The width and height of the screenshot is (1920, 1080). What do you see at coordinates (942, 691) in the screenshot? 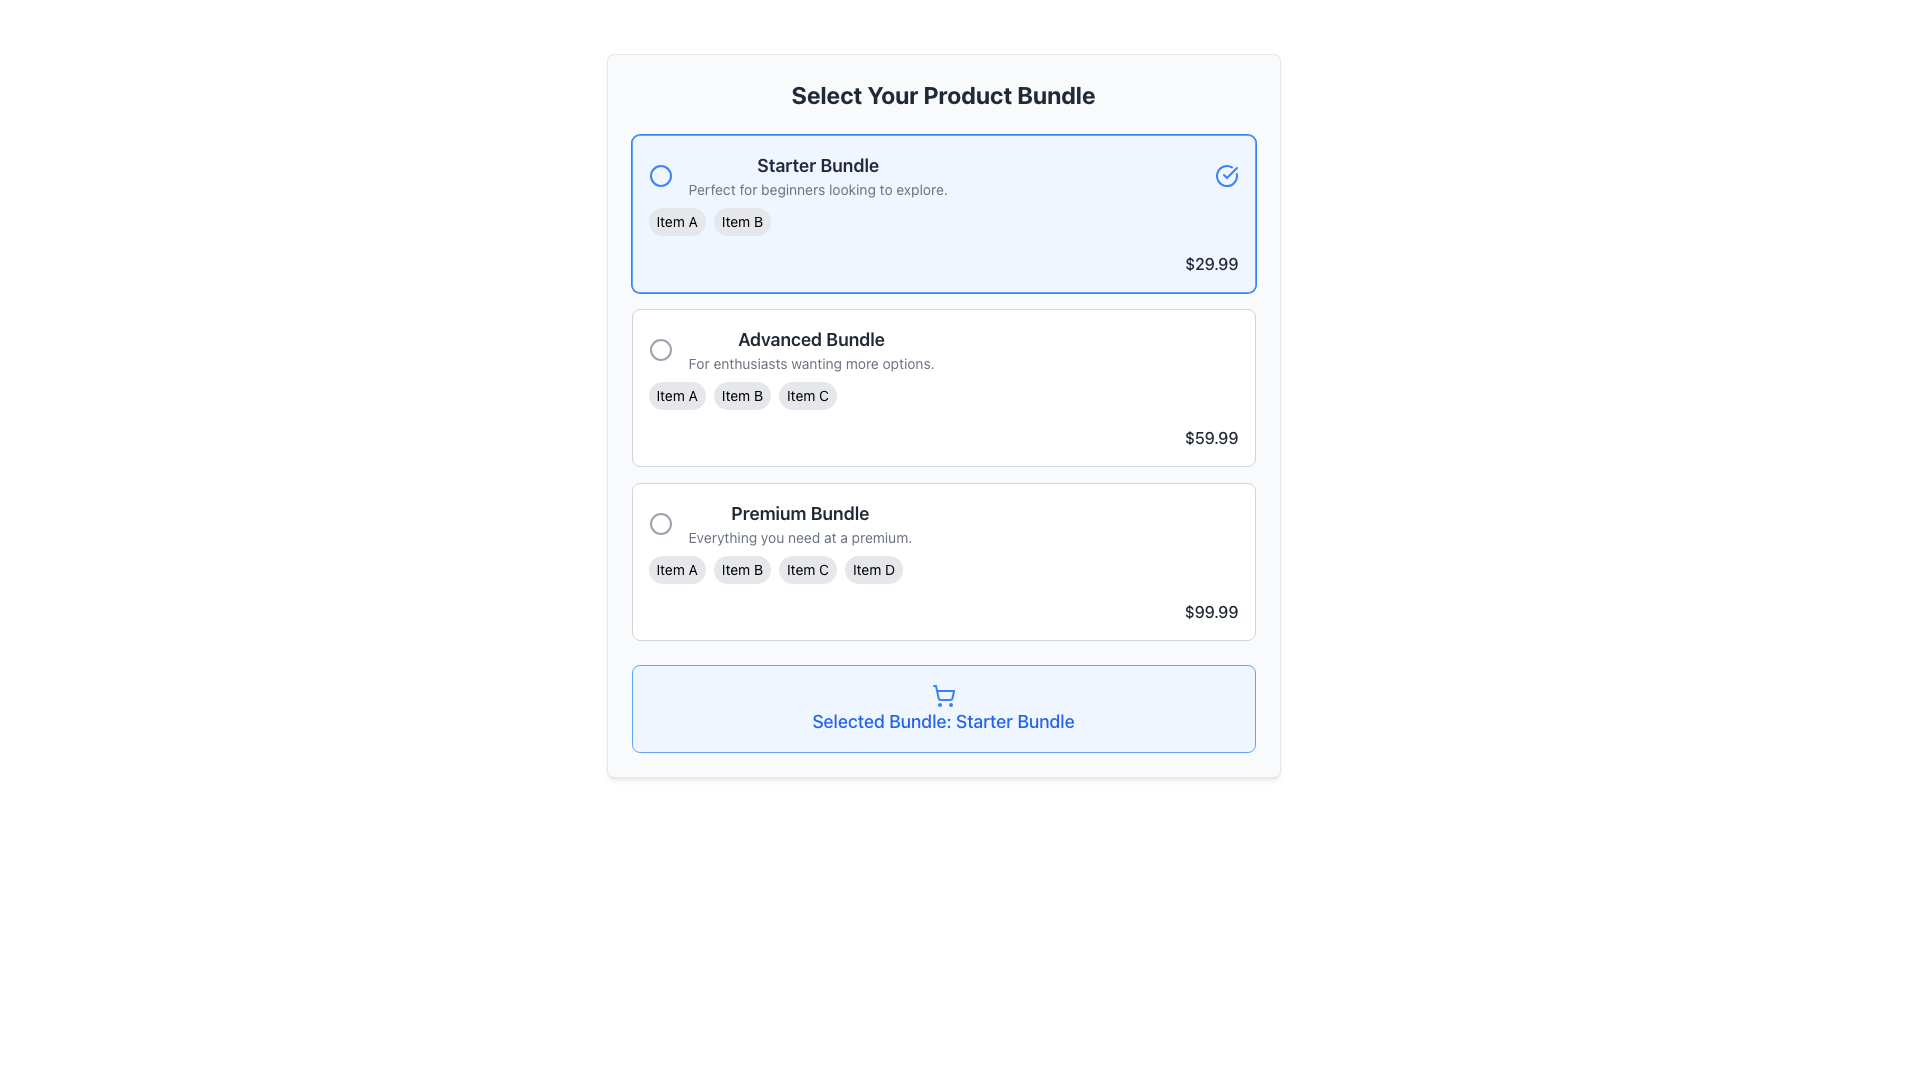
I see `the shopping cart icon component, which is part of the 'lucide-shopping-cart' design, located at the bottom of the interface within a blue box labeled 'Selected Bundle: Starter Bundle'` at bounding box center [942, 691].